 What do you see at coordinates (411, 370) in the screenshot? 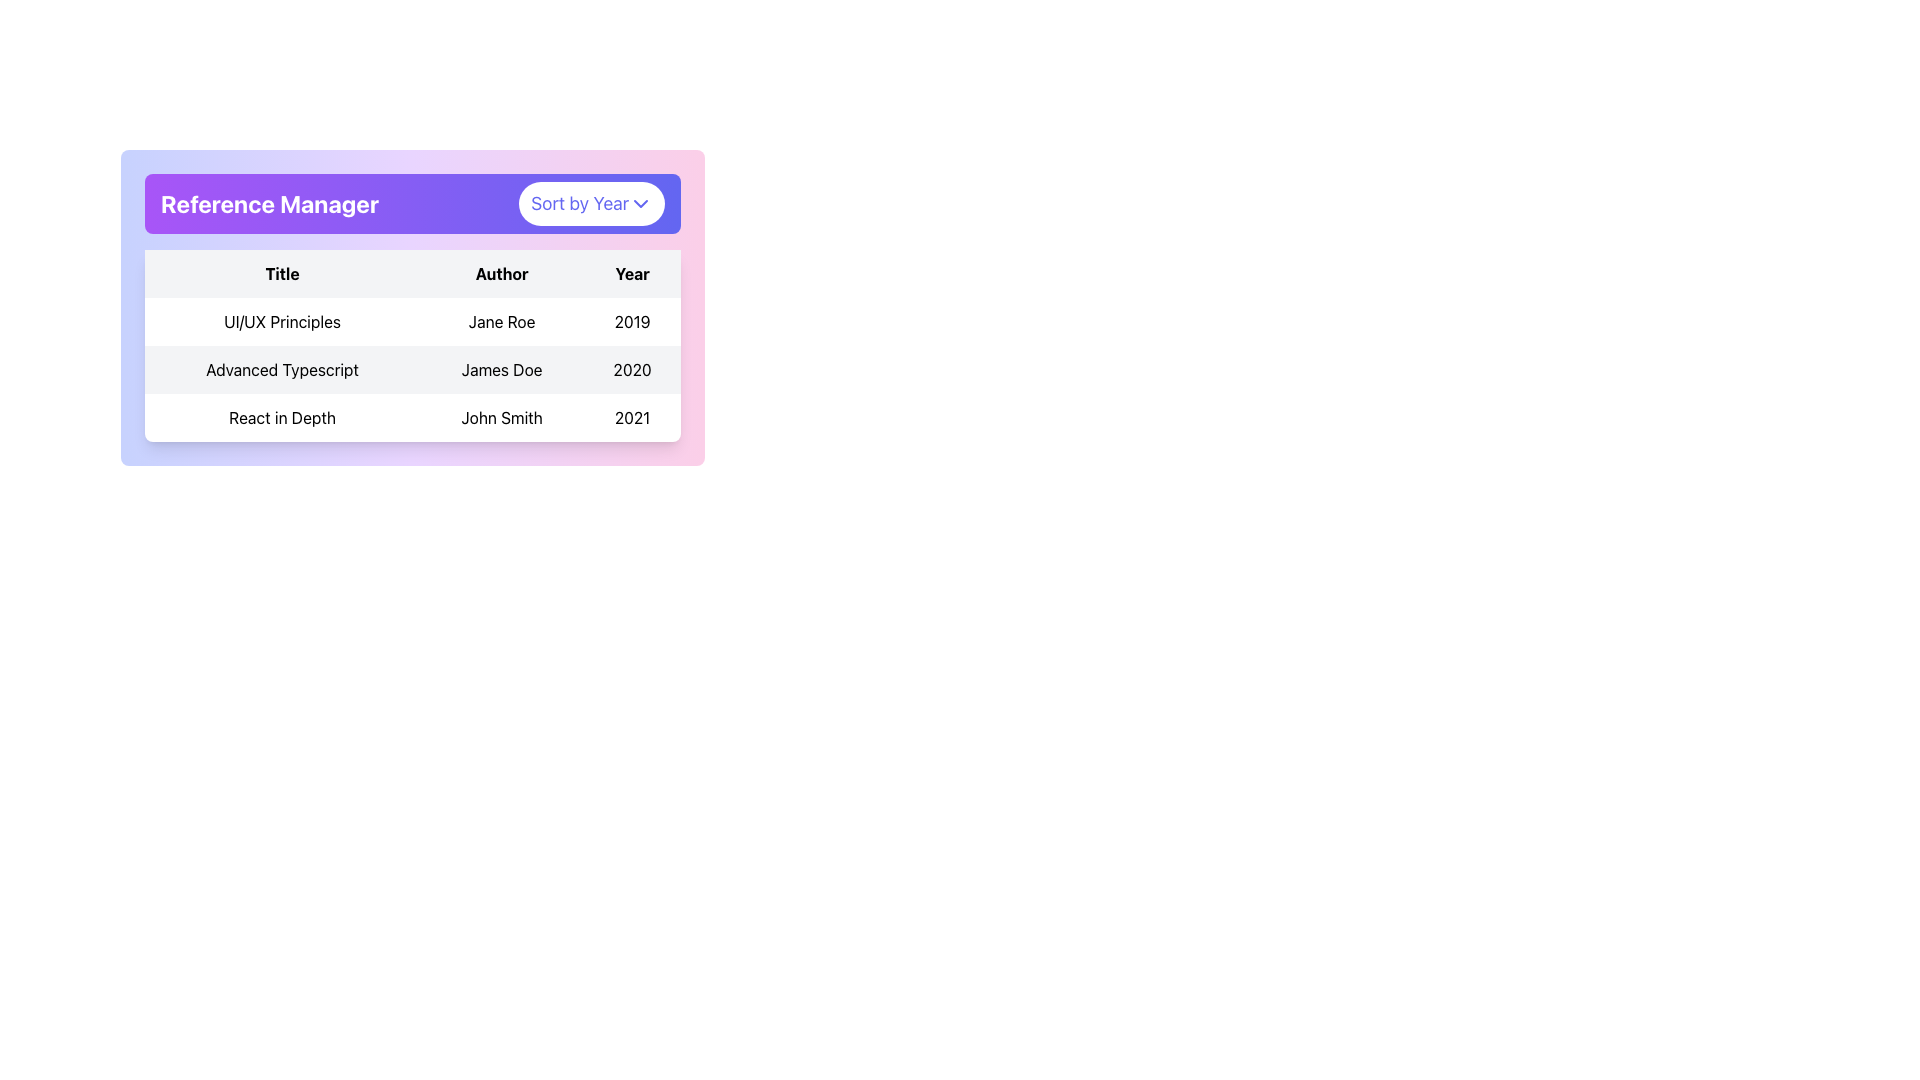
I see `the second row of the data table displaying the record for 'Advanced Typescript' by 'James Doe' from the year '2020'` at bounding box center [411, 370].